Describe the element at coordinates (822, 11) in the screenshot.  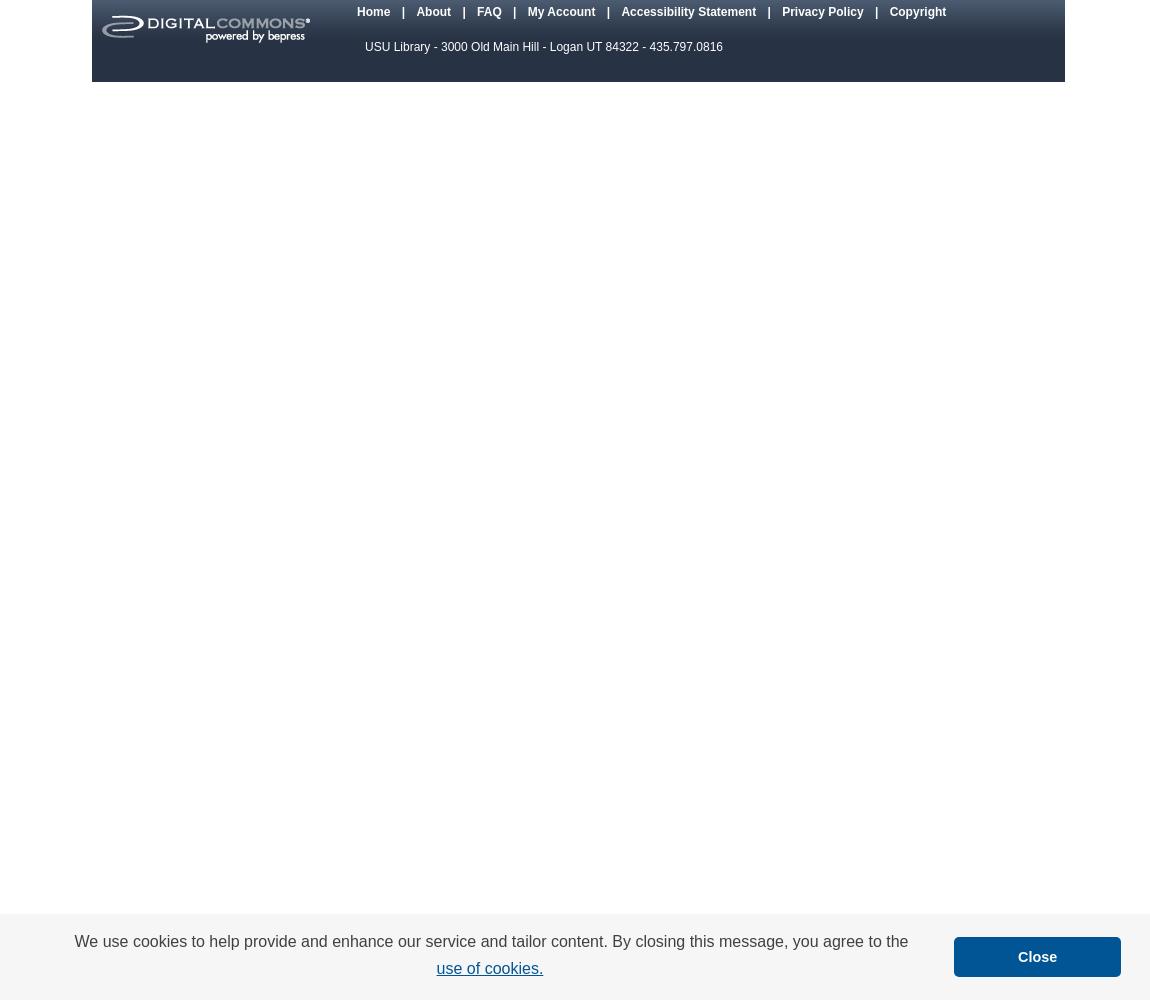
I see `'Privacy Policy'` at that location.